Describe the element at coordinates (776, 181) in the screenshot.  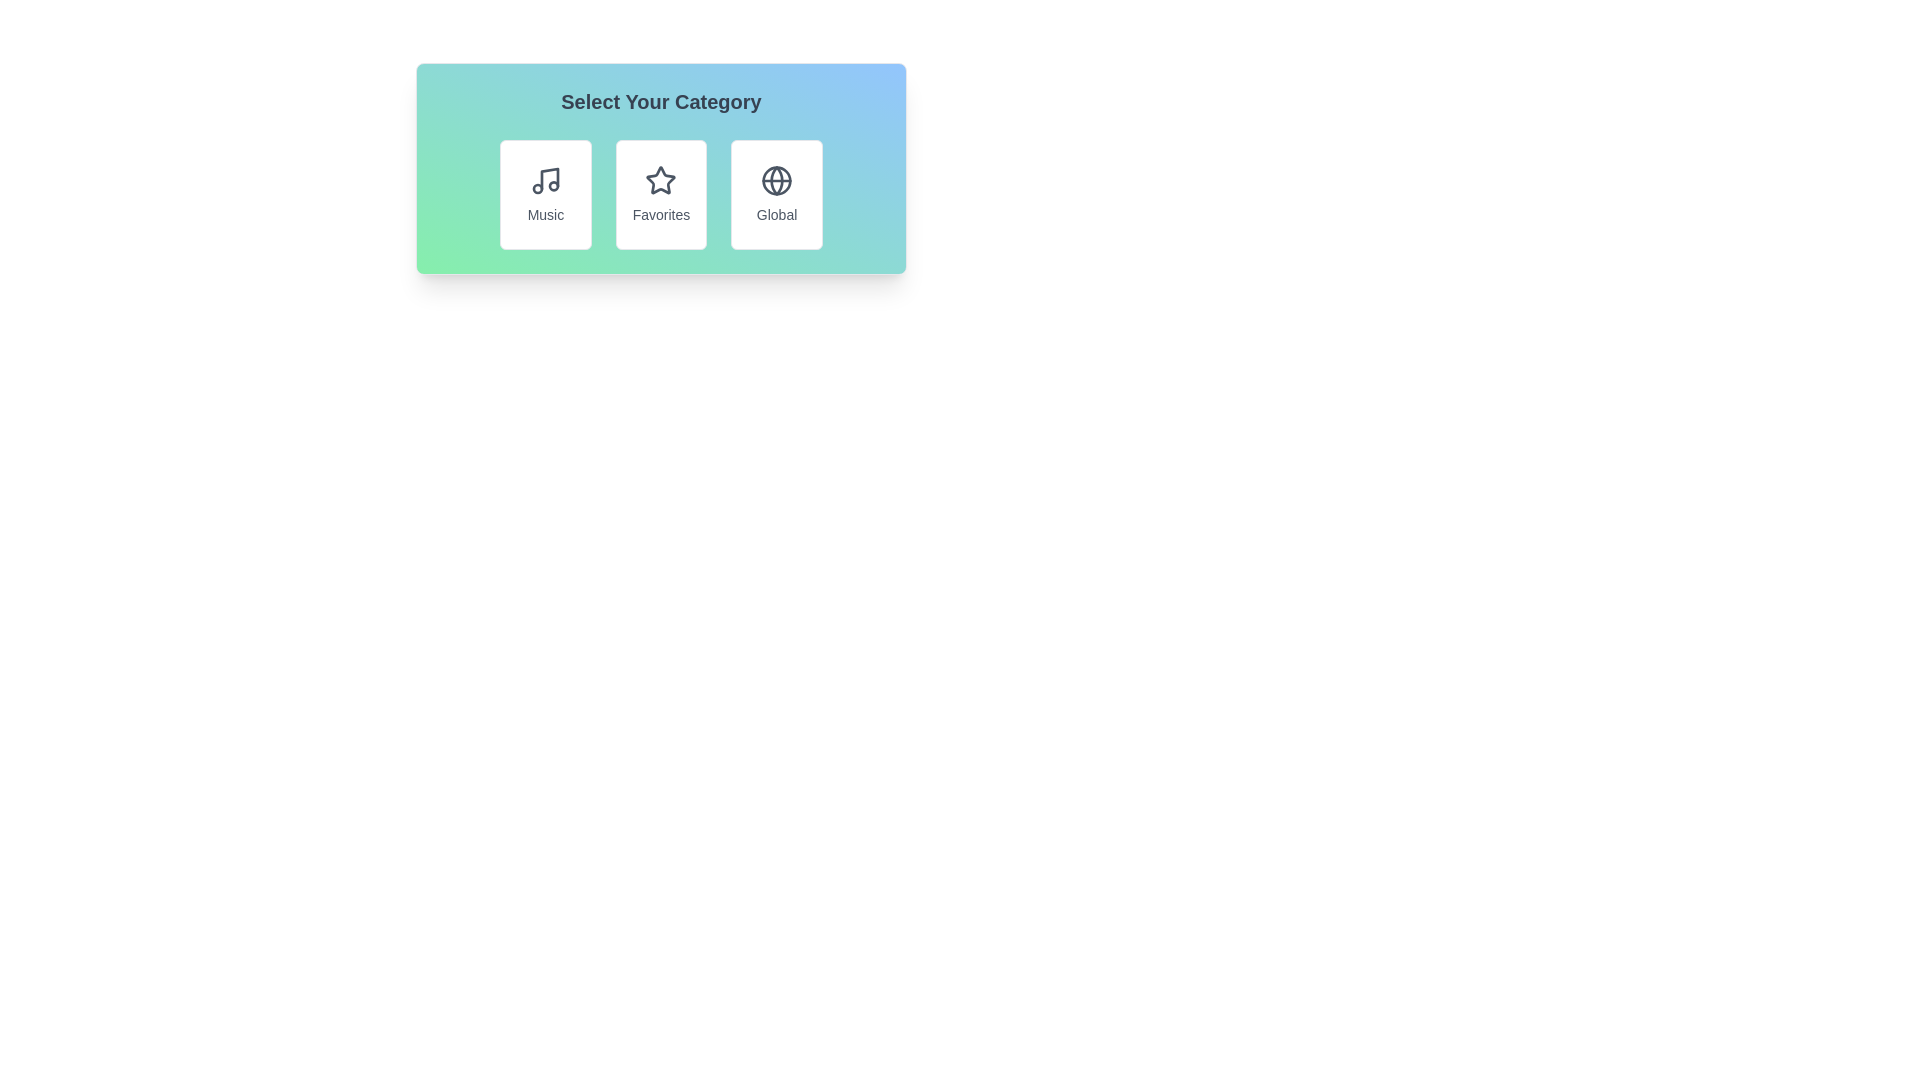
I see `the middle curved line of the globe icon, which is part of the 'Global' category button located on the rightmost position among three horizontal buttons in the center of the interface` at that location.